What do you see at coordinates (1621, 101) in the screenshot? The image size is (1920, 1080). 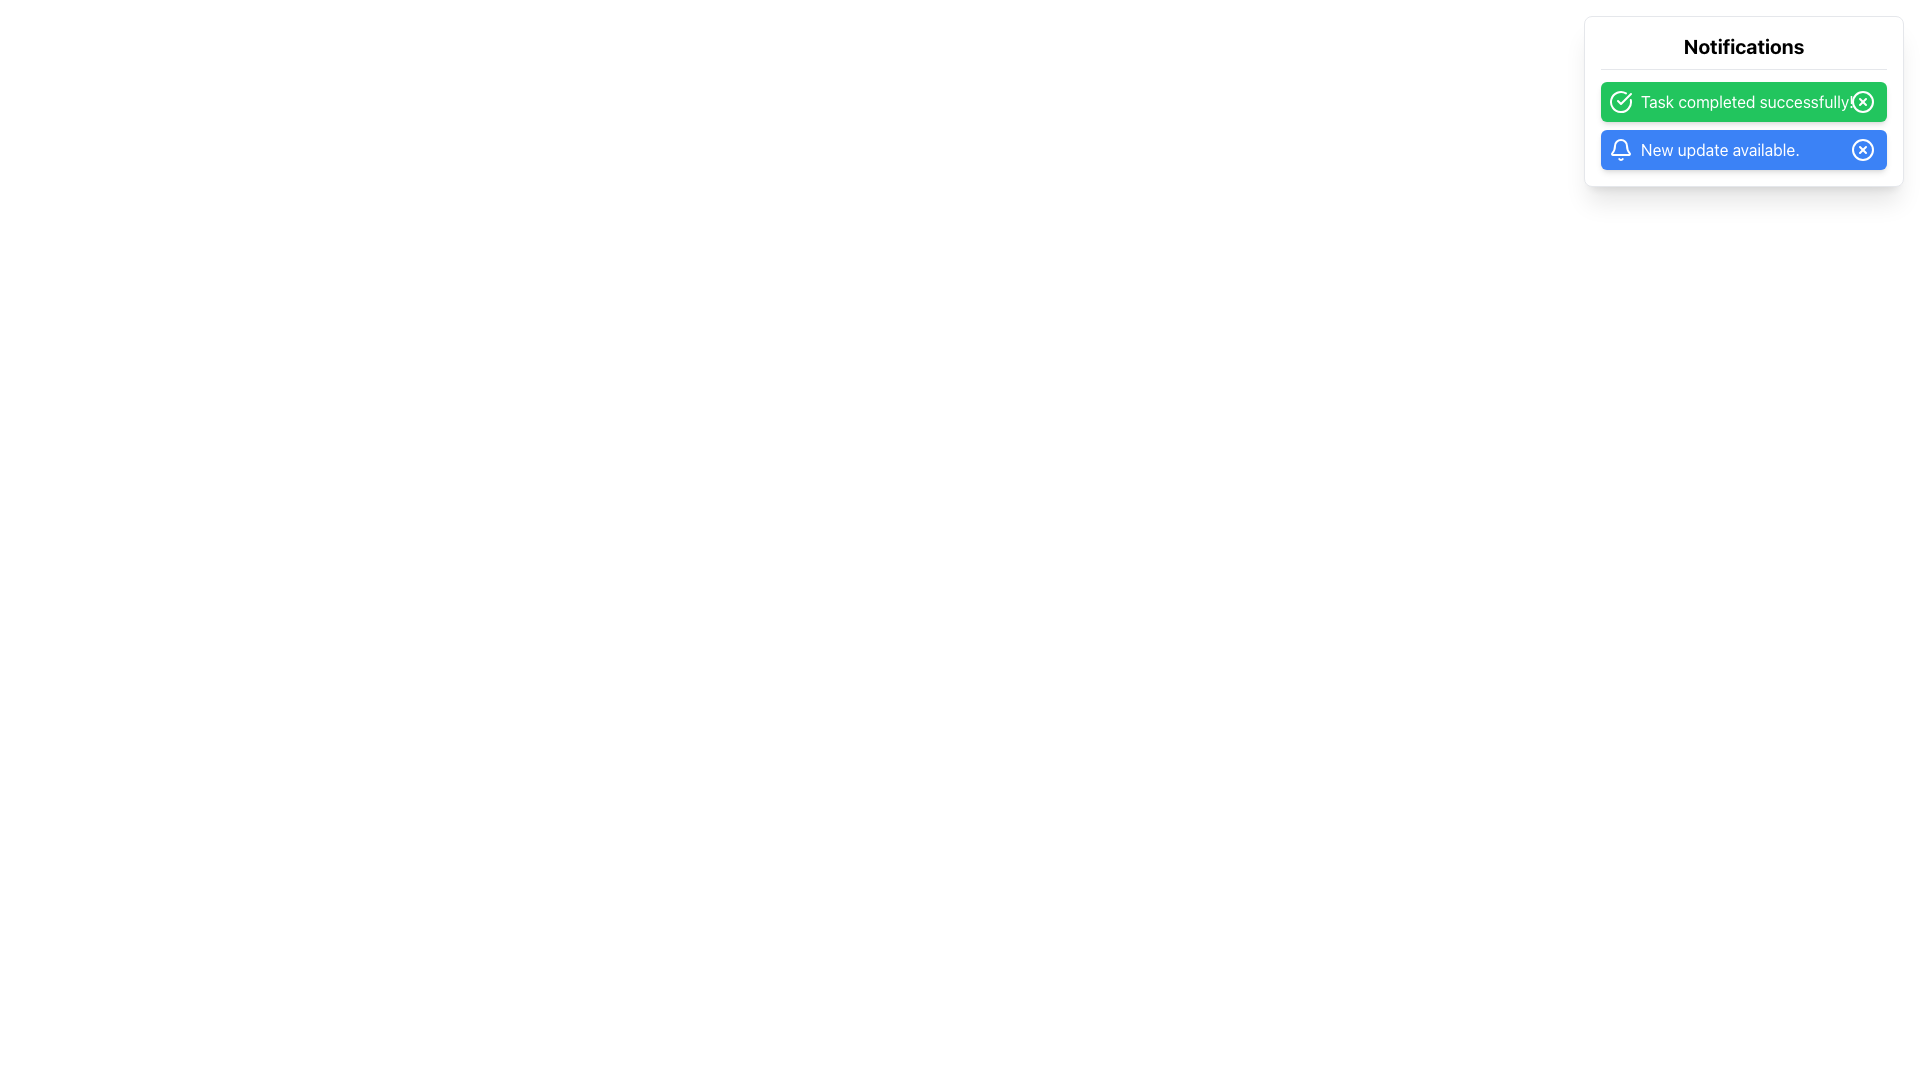 I see `the success icon located at the left edge of the green background area labeled 'Task completed successfully!' in the notification panel` at bounding box center [1621, 101].